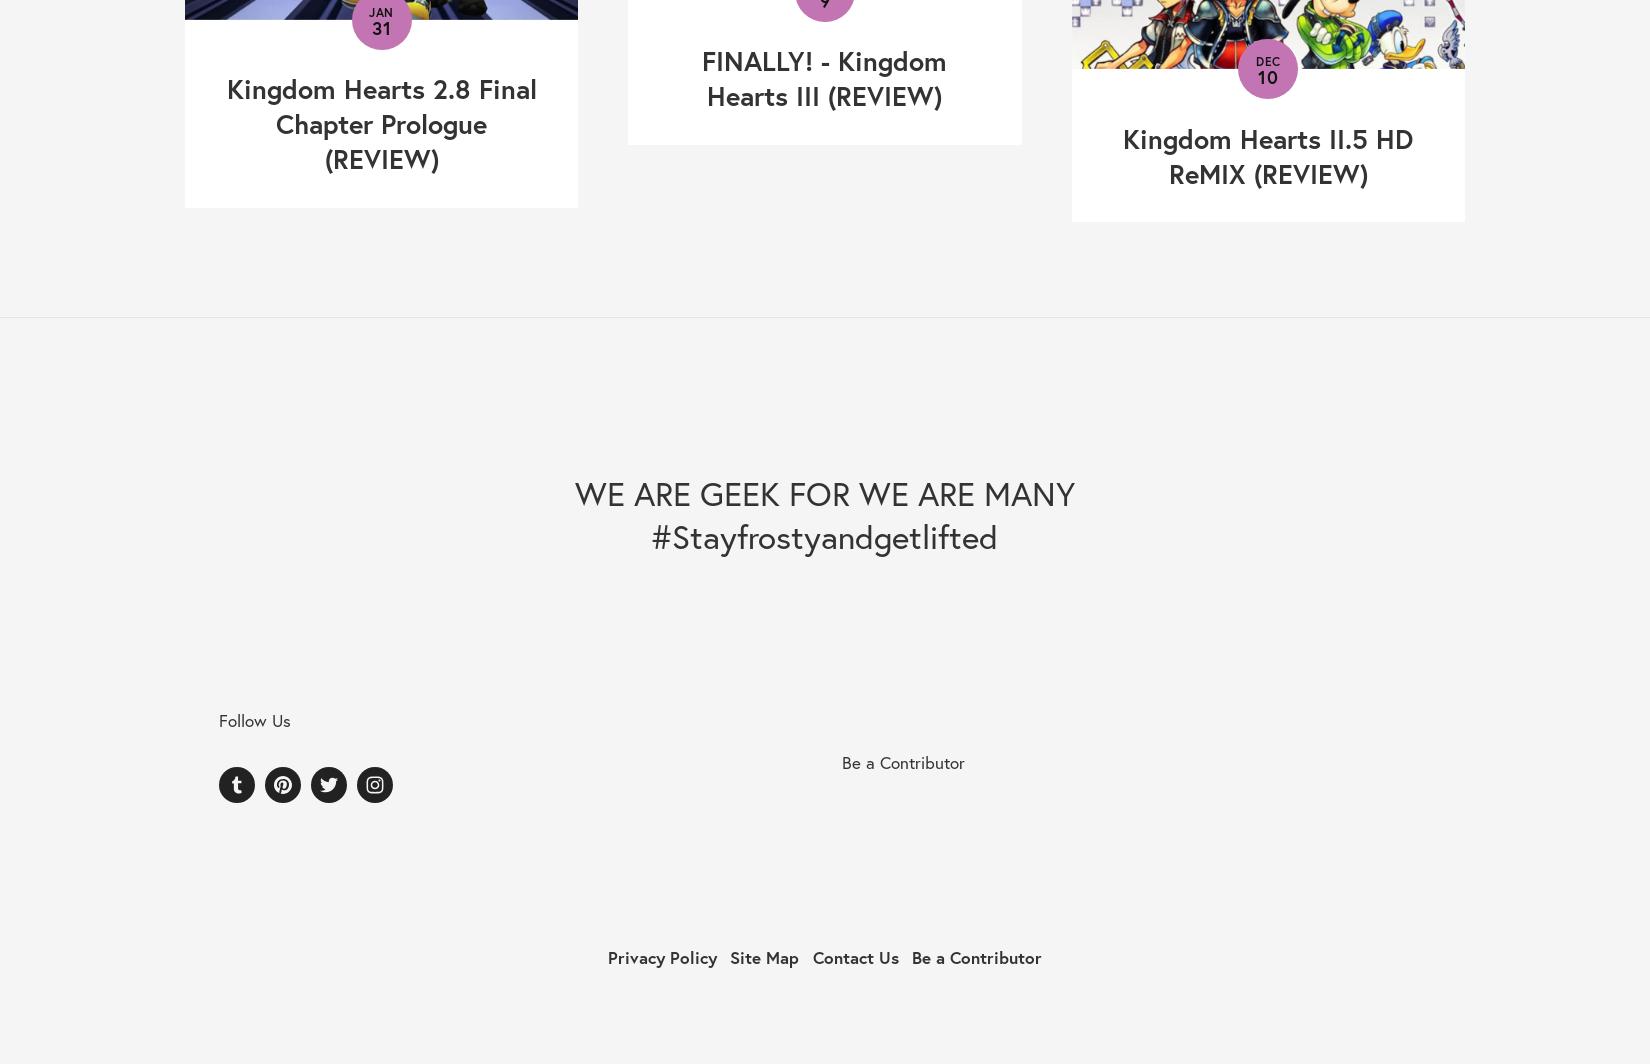 This screenshot has width=1650, height=1064. I want to click on 'WE ARE GEEK FOR WE ARE MANY', so click(823, 491).